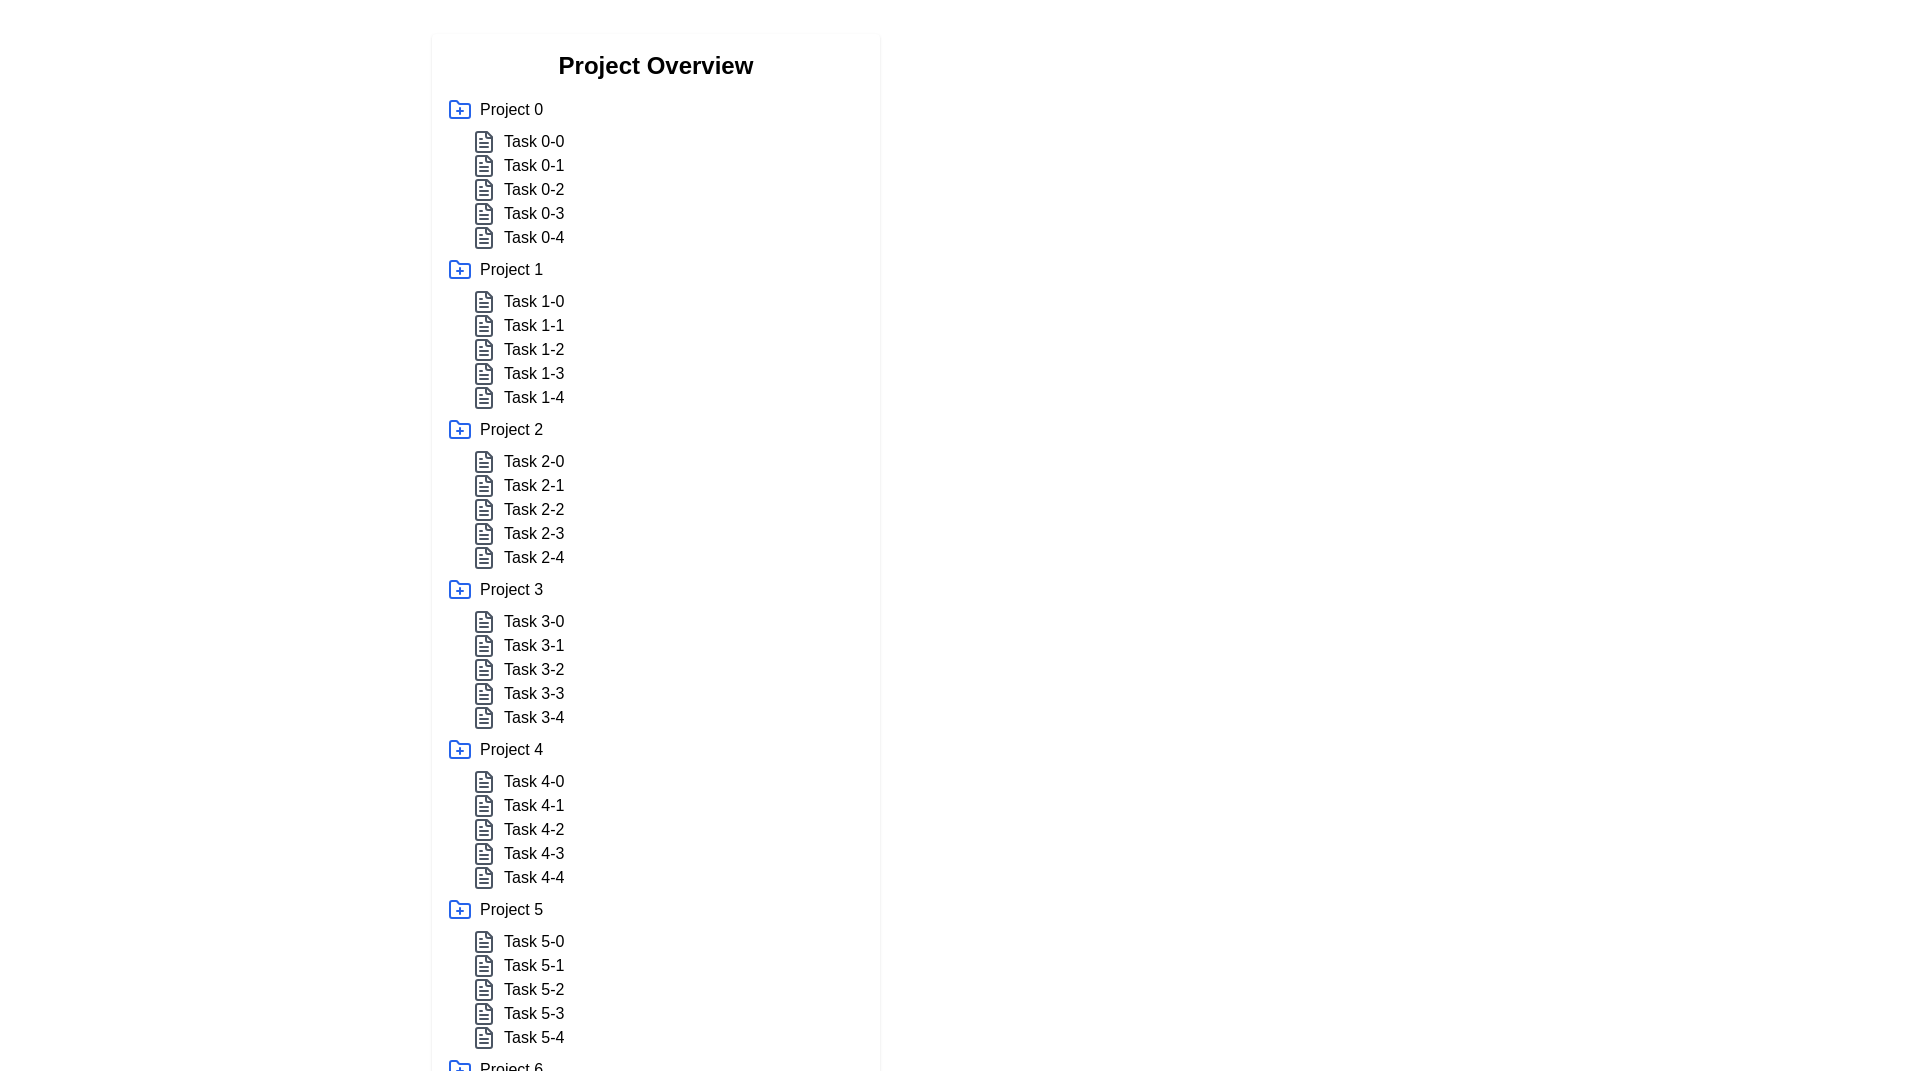 This screenshot has width=1920, height=1080. Describe the element at coordinates (667, 670) in the screenshot. I see `the list item labeled 'Task 3-2'` at that location.